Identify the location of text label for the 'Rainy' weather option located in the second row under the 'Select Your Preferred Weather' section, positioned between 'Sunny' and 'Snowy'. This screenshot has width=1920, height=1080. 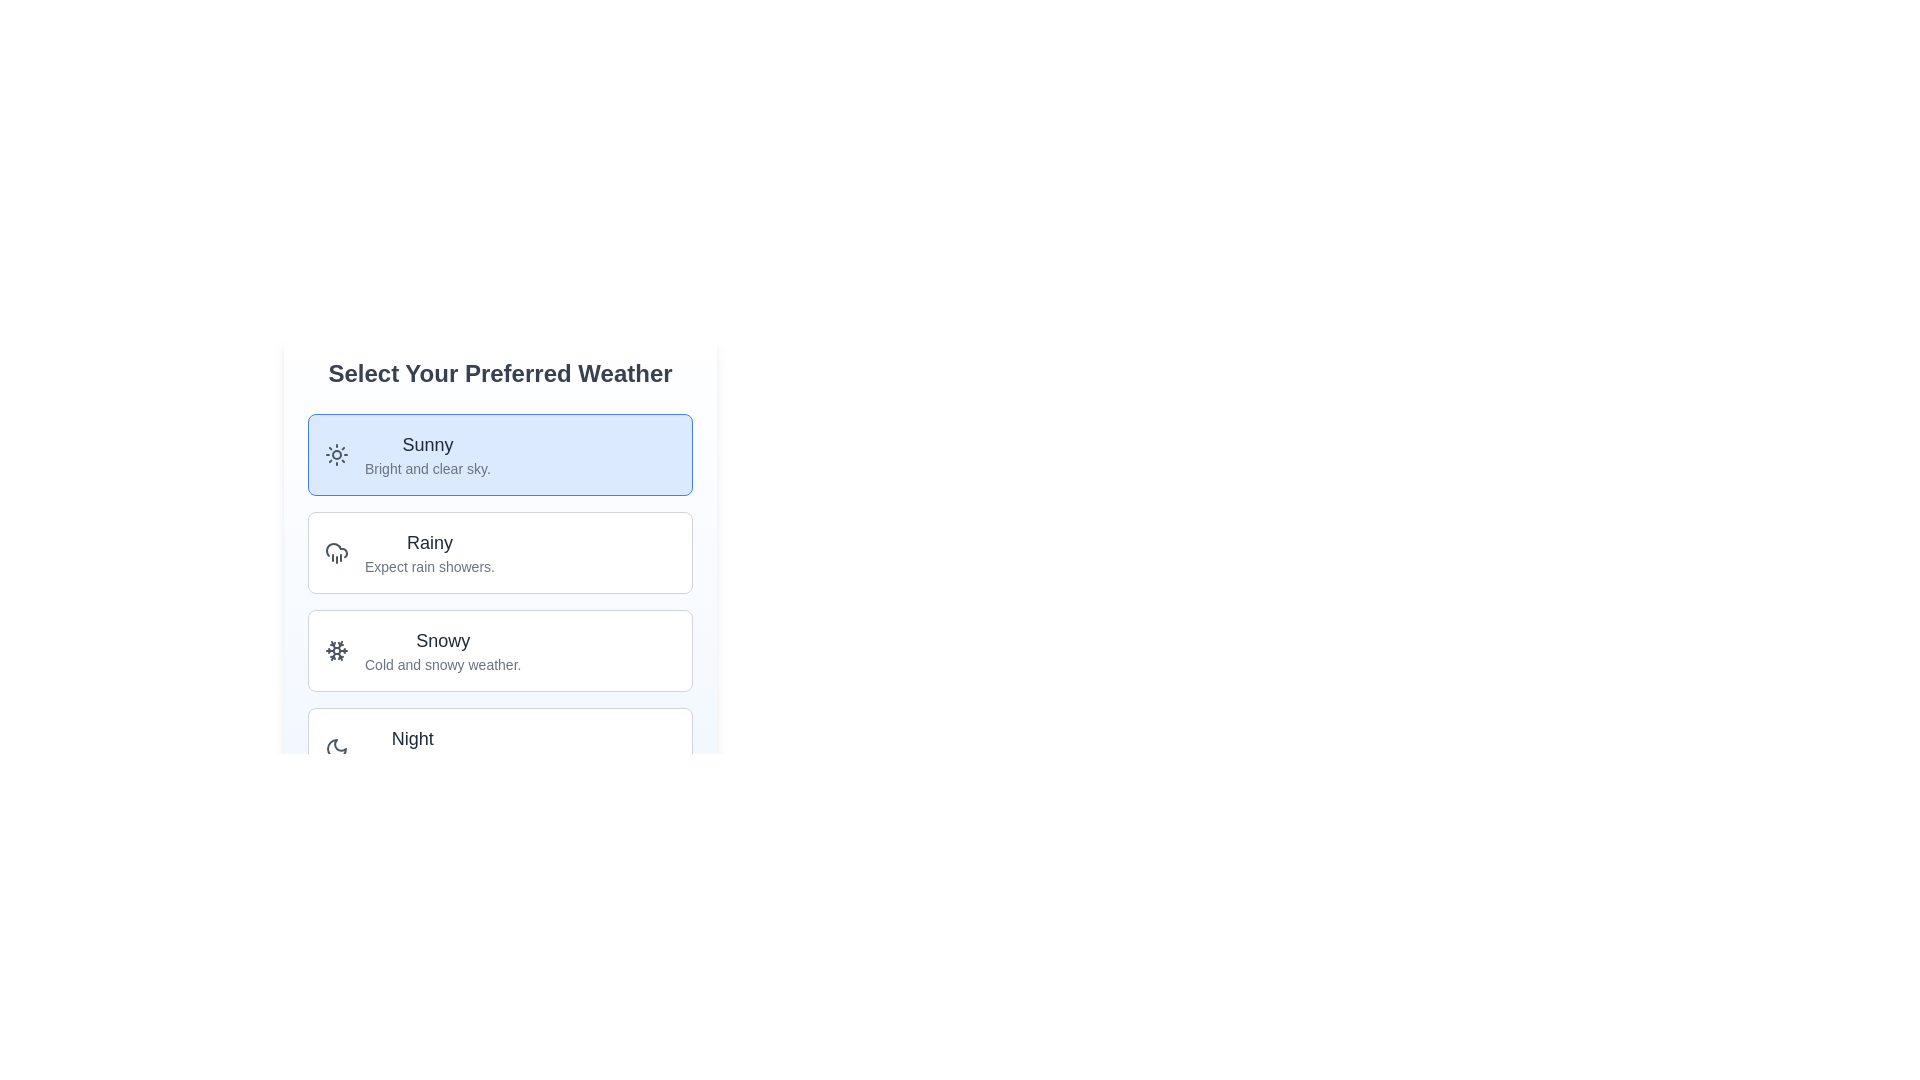
(428, 552).